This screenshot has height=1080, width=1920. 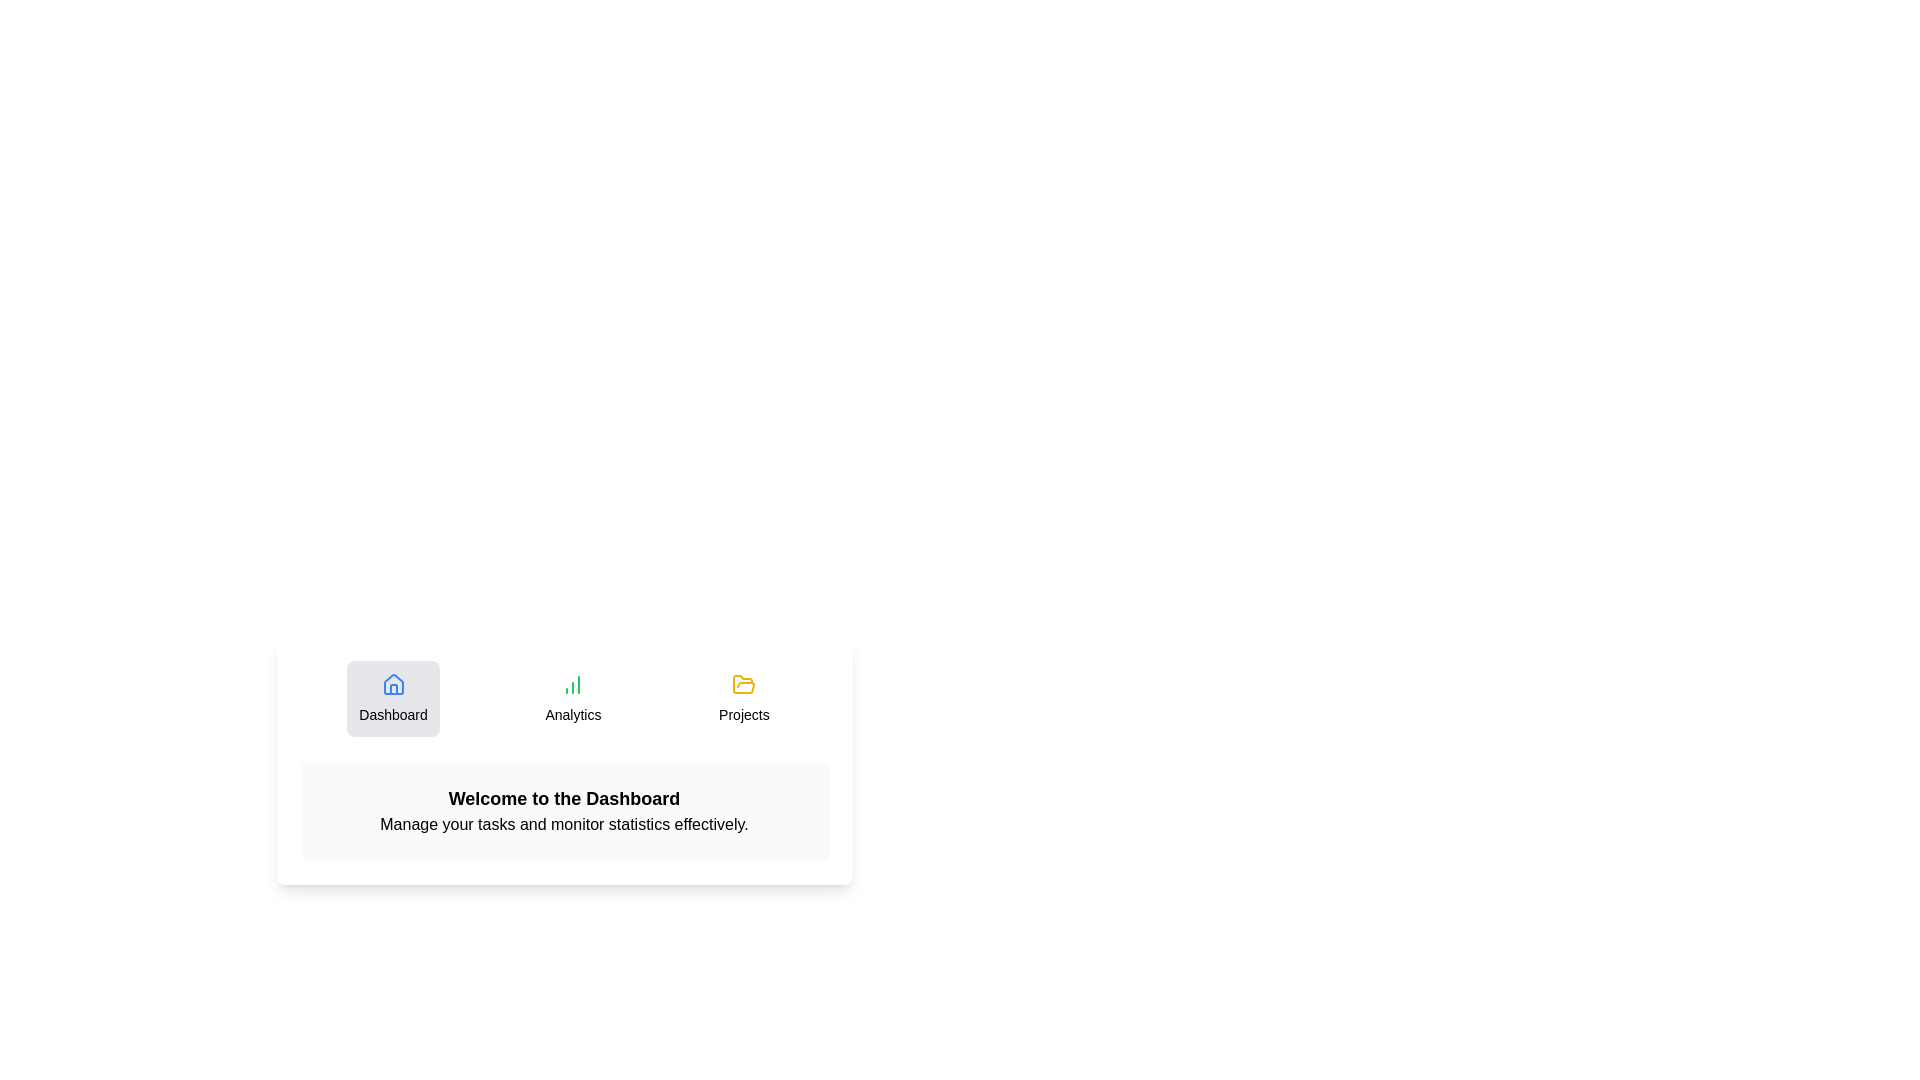 What do you see at coordinates (743, 697) in the screenshot?
I see `the Projects tab to view its content` at bounding box center [743, 697].